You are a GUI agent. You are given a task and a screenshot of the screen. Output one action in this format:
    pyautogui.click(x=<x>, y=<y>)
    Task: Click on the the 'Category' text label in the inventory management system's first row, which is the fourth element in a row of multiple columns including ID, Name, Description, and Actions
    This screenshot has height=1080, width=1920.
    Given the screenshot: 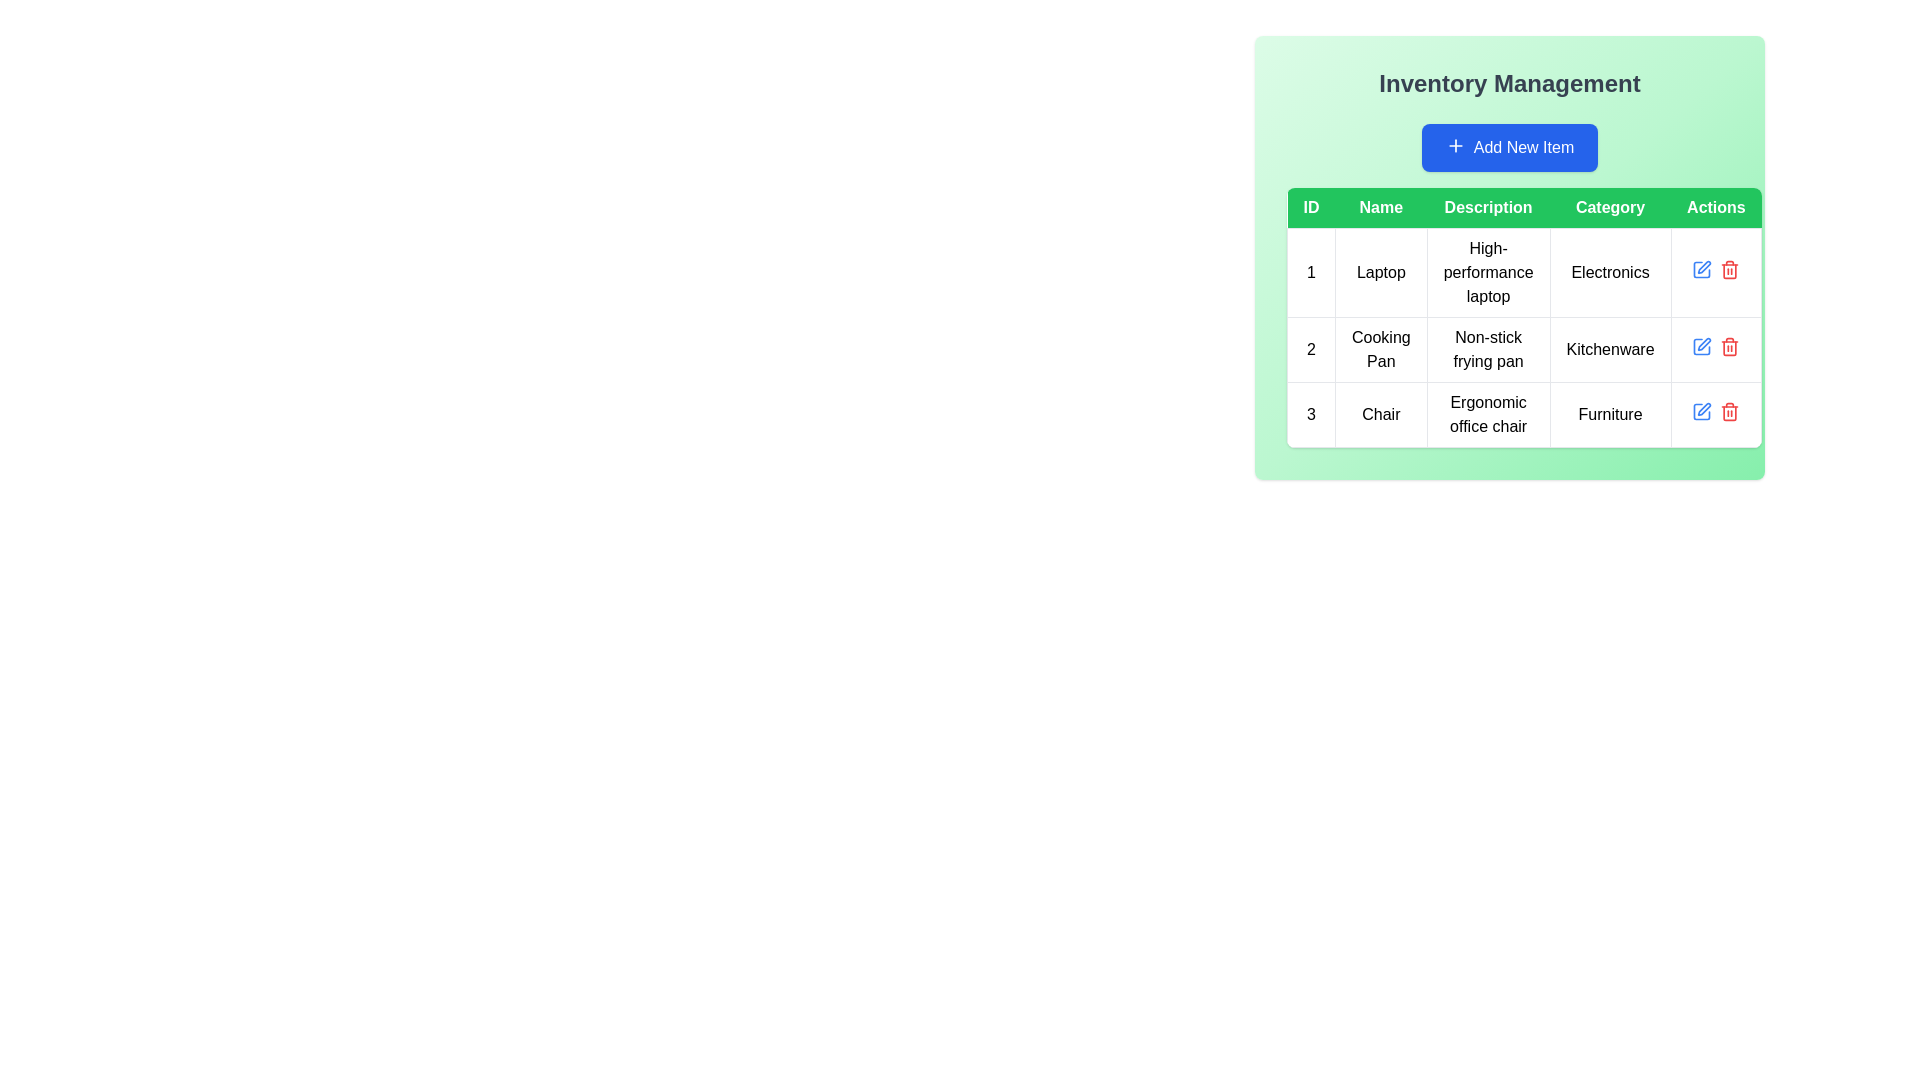 What is the action you would take?
    pyautogui.click(x=1610, y=273)
    